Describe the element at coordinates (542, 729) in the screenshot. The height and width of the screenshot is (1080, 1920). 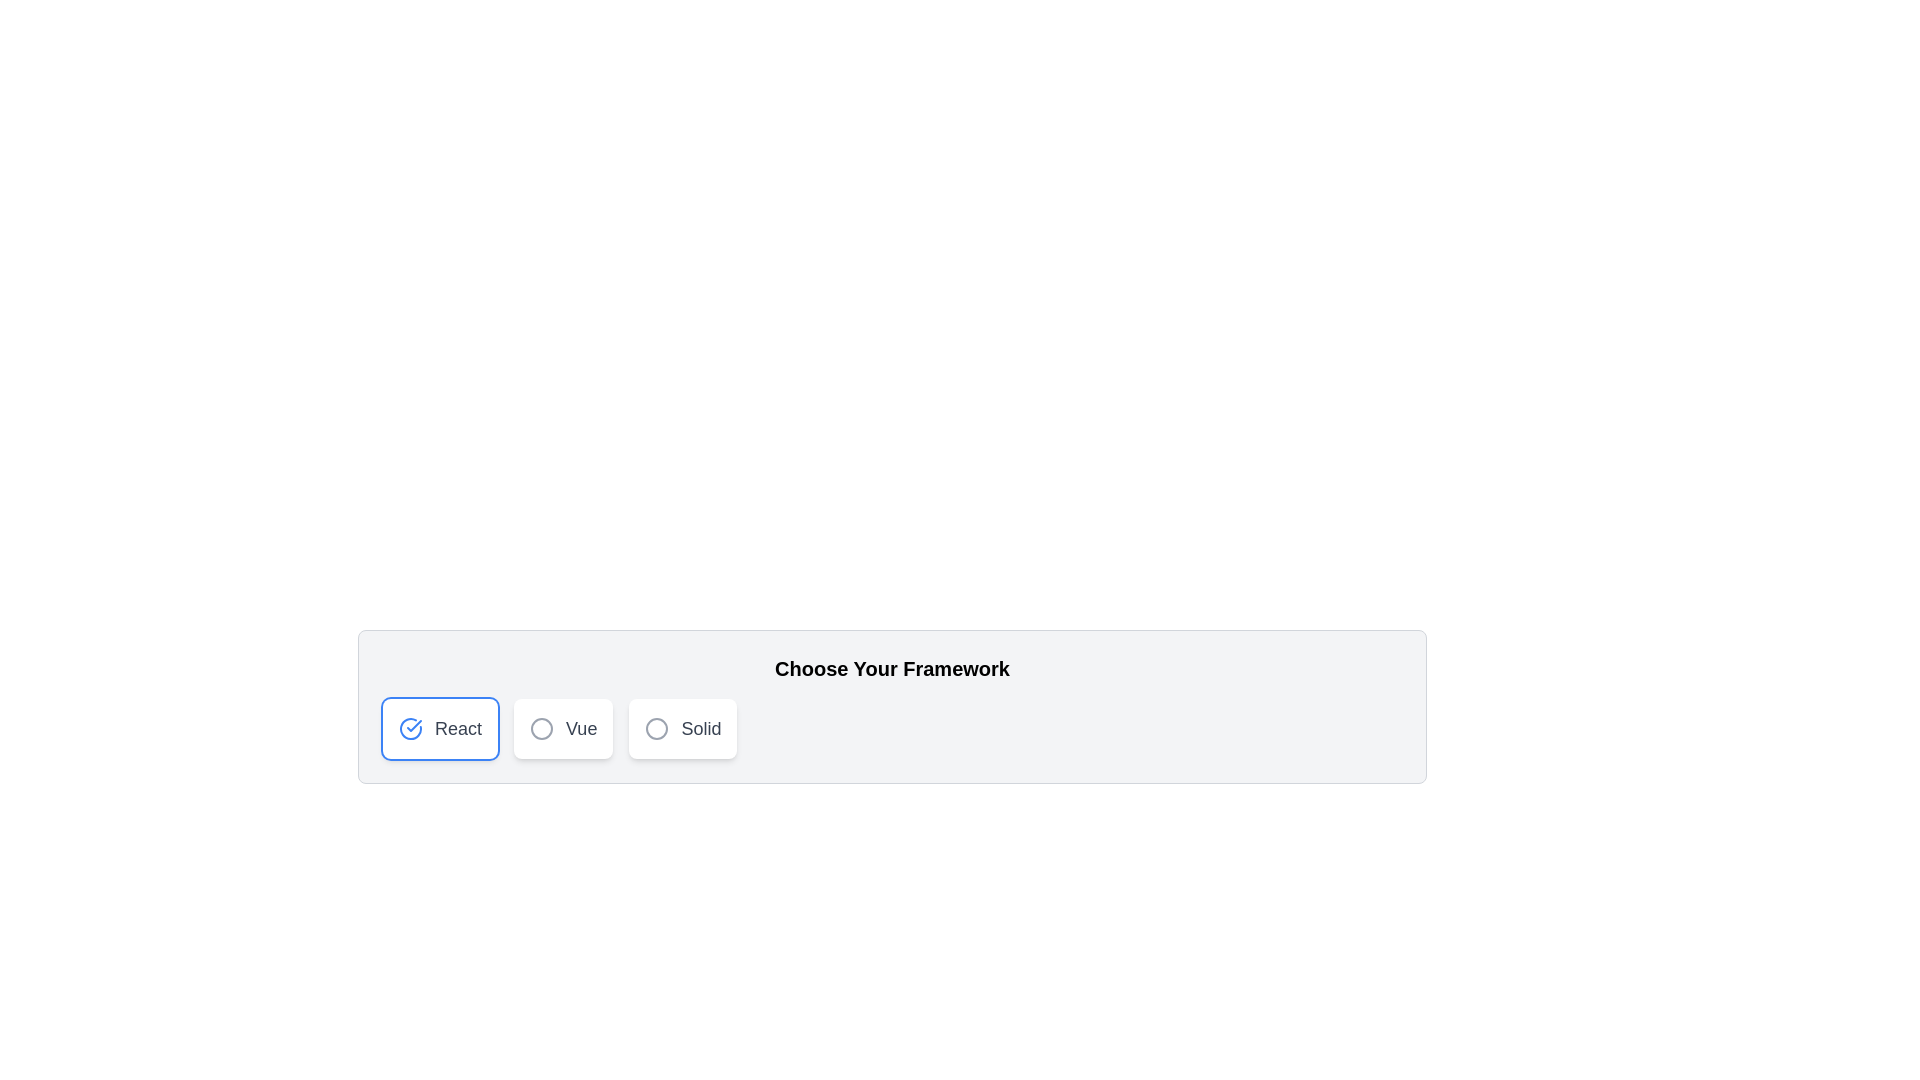
I see `the circular graphic within the 'Vue' button, which is the second button in a row of three framework options` at that location.